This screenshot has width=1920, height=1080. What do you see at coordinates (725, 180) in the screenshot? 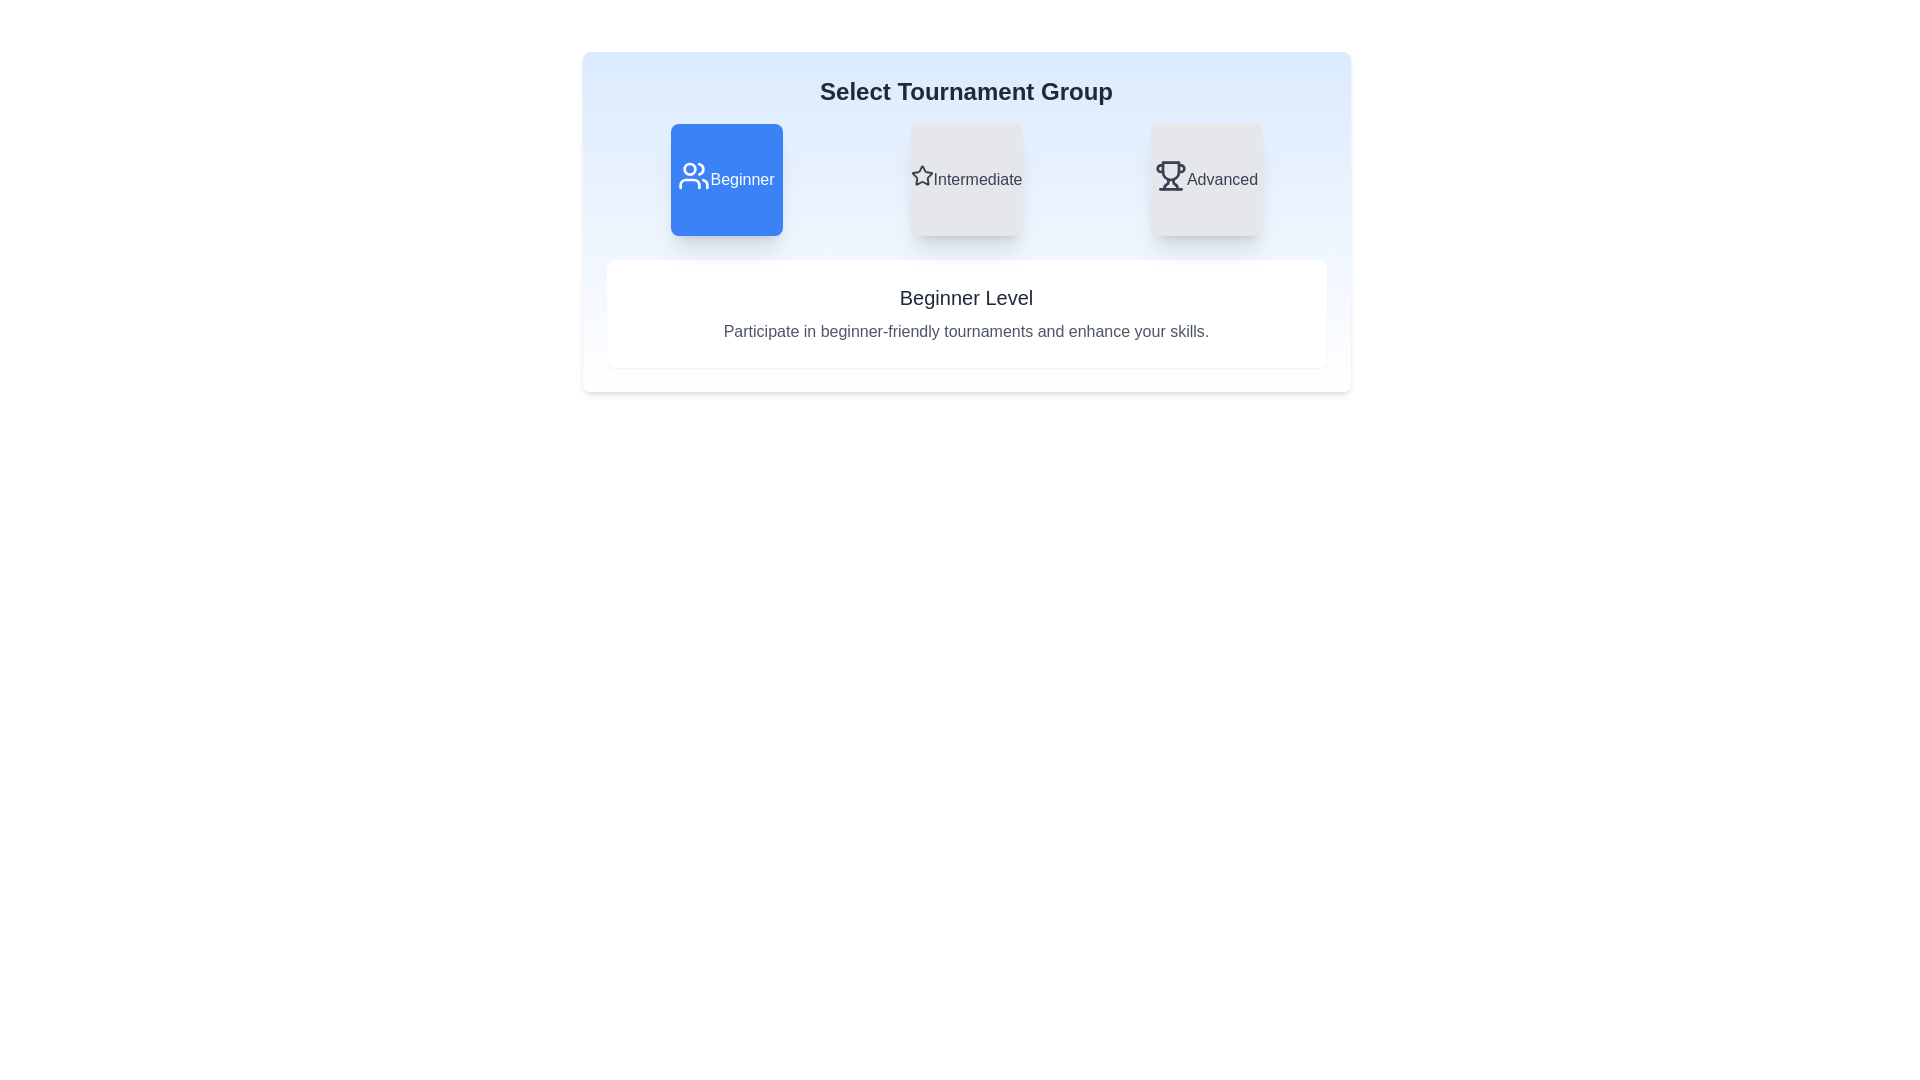
I see `the 'Beginner' group selection button located in the 'Select Tournament Group' section` at bounding box center [725, 180].